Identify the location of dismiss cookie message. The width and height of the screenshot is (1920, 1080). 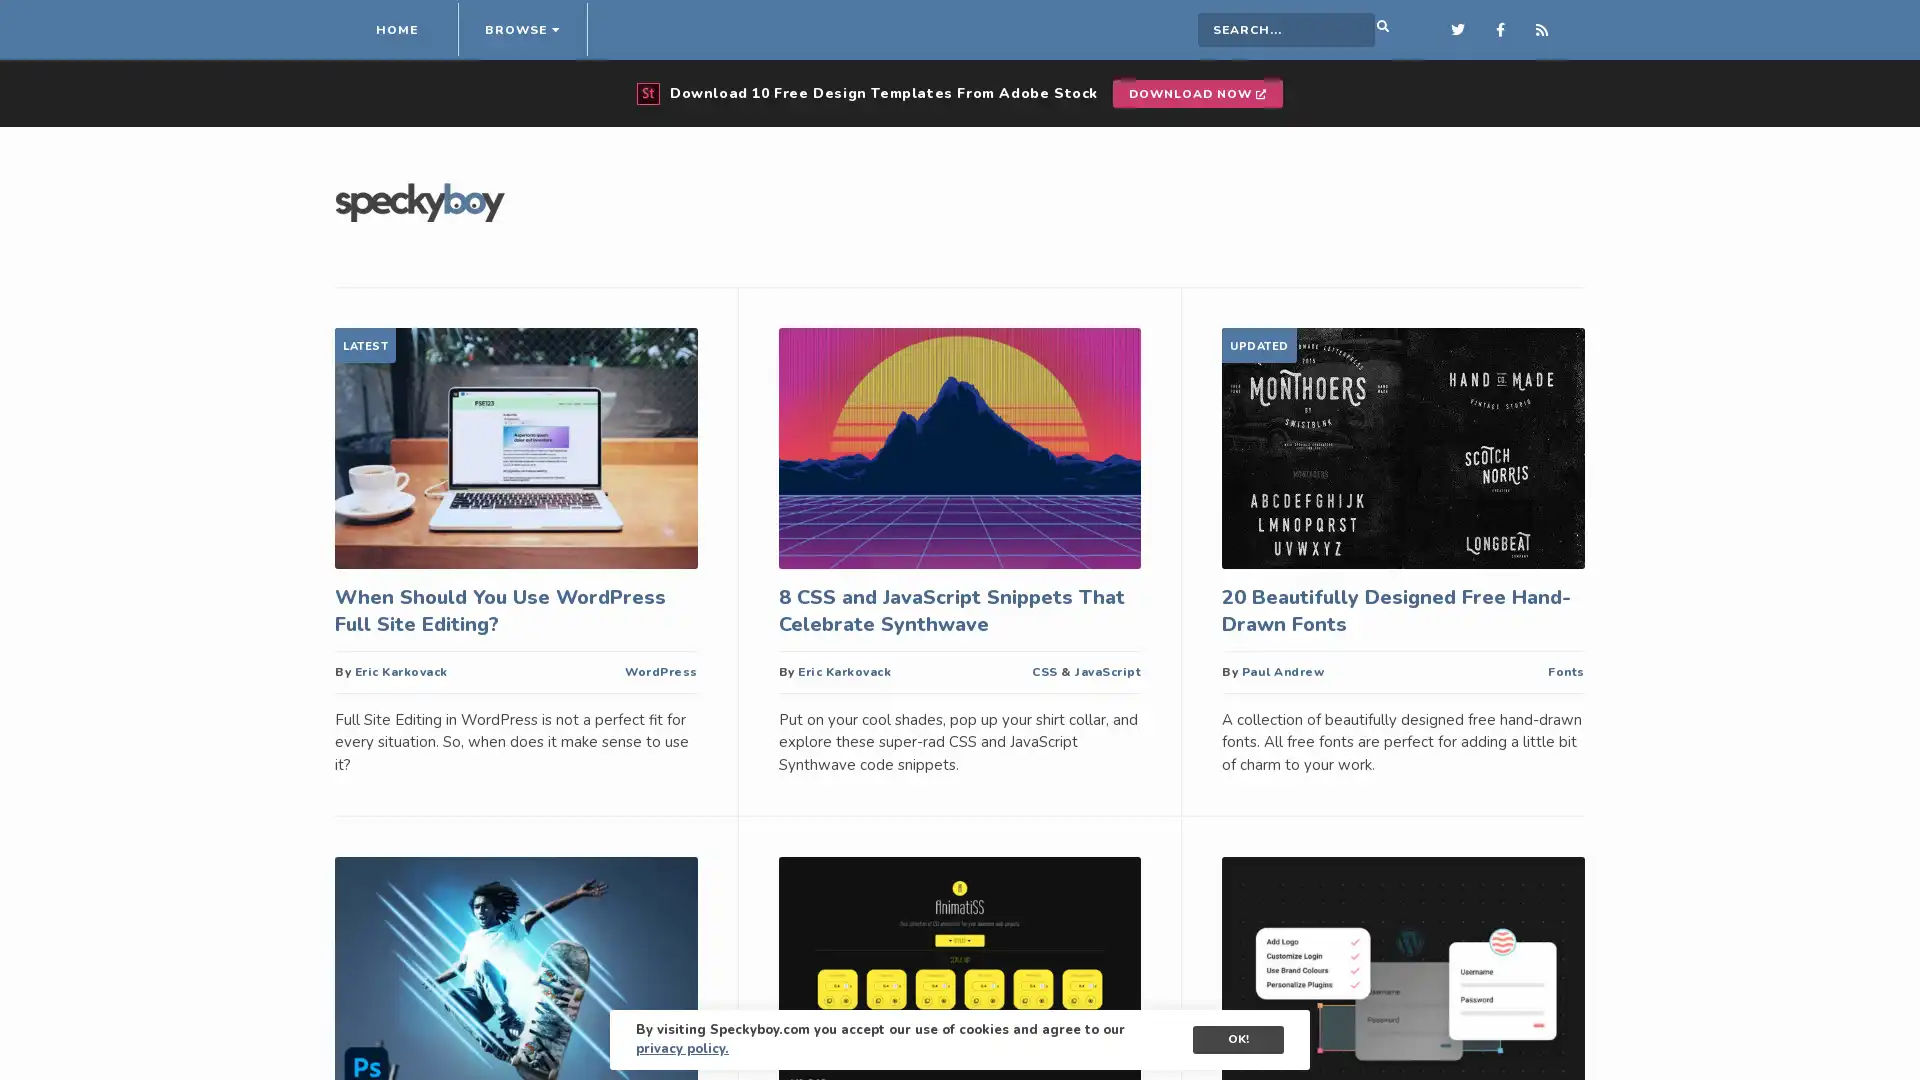
(1237, 1039).